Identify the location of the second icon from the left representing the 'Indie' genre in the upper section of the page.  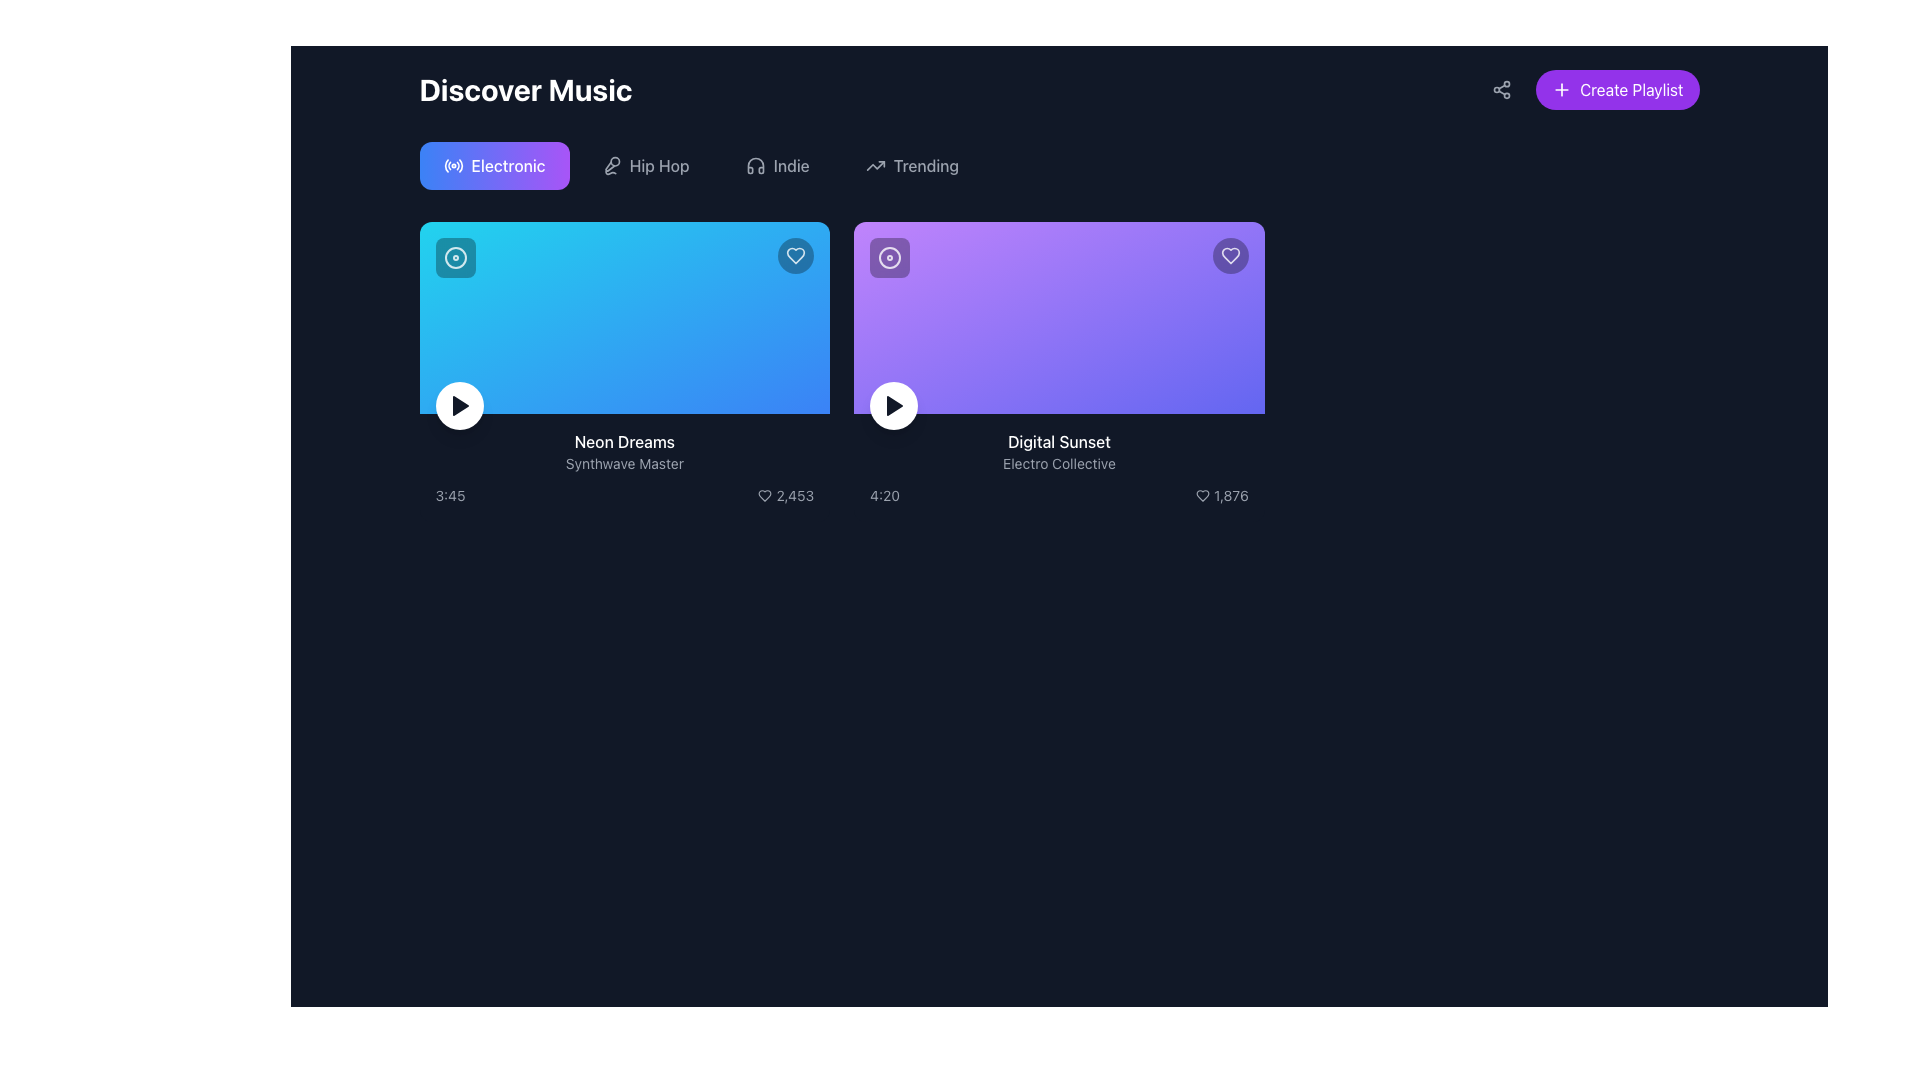
(754, 164).